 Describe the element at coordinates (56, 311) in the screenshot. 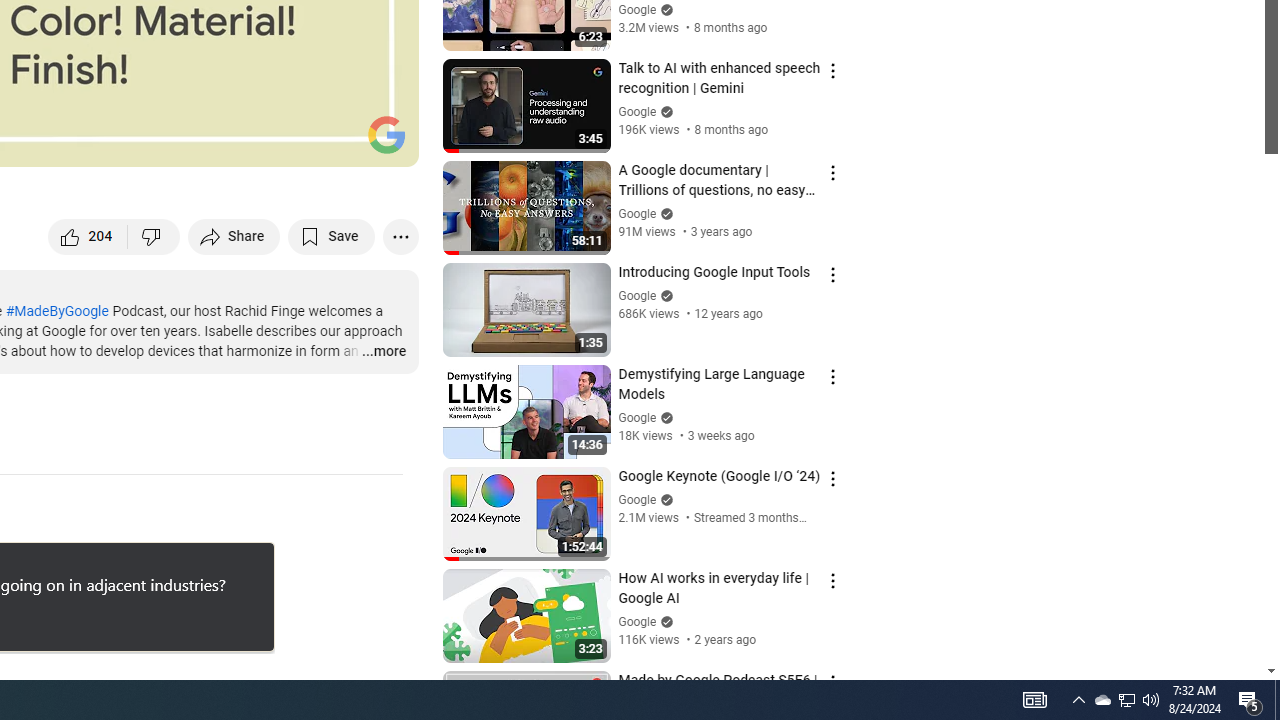

I see `'#MadeByGoogle'` at that location.